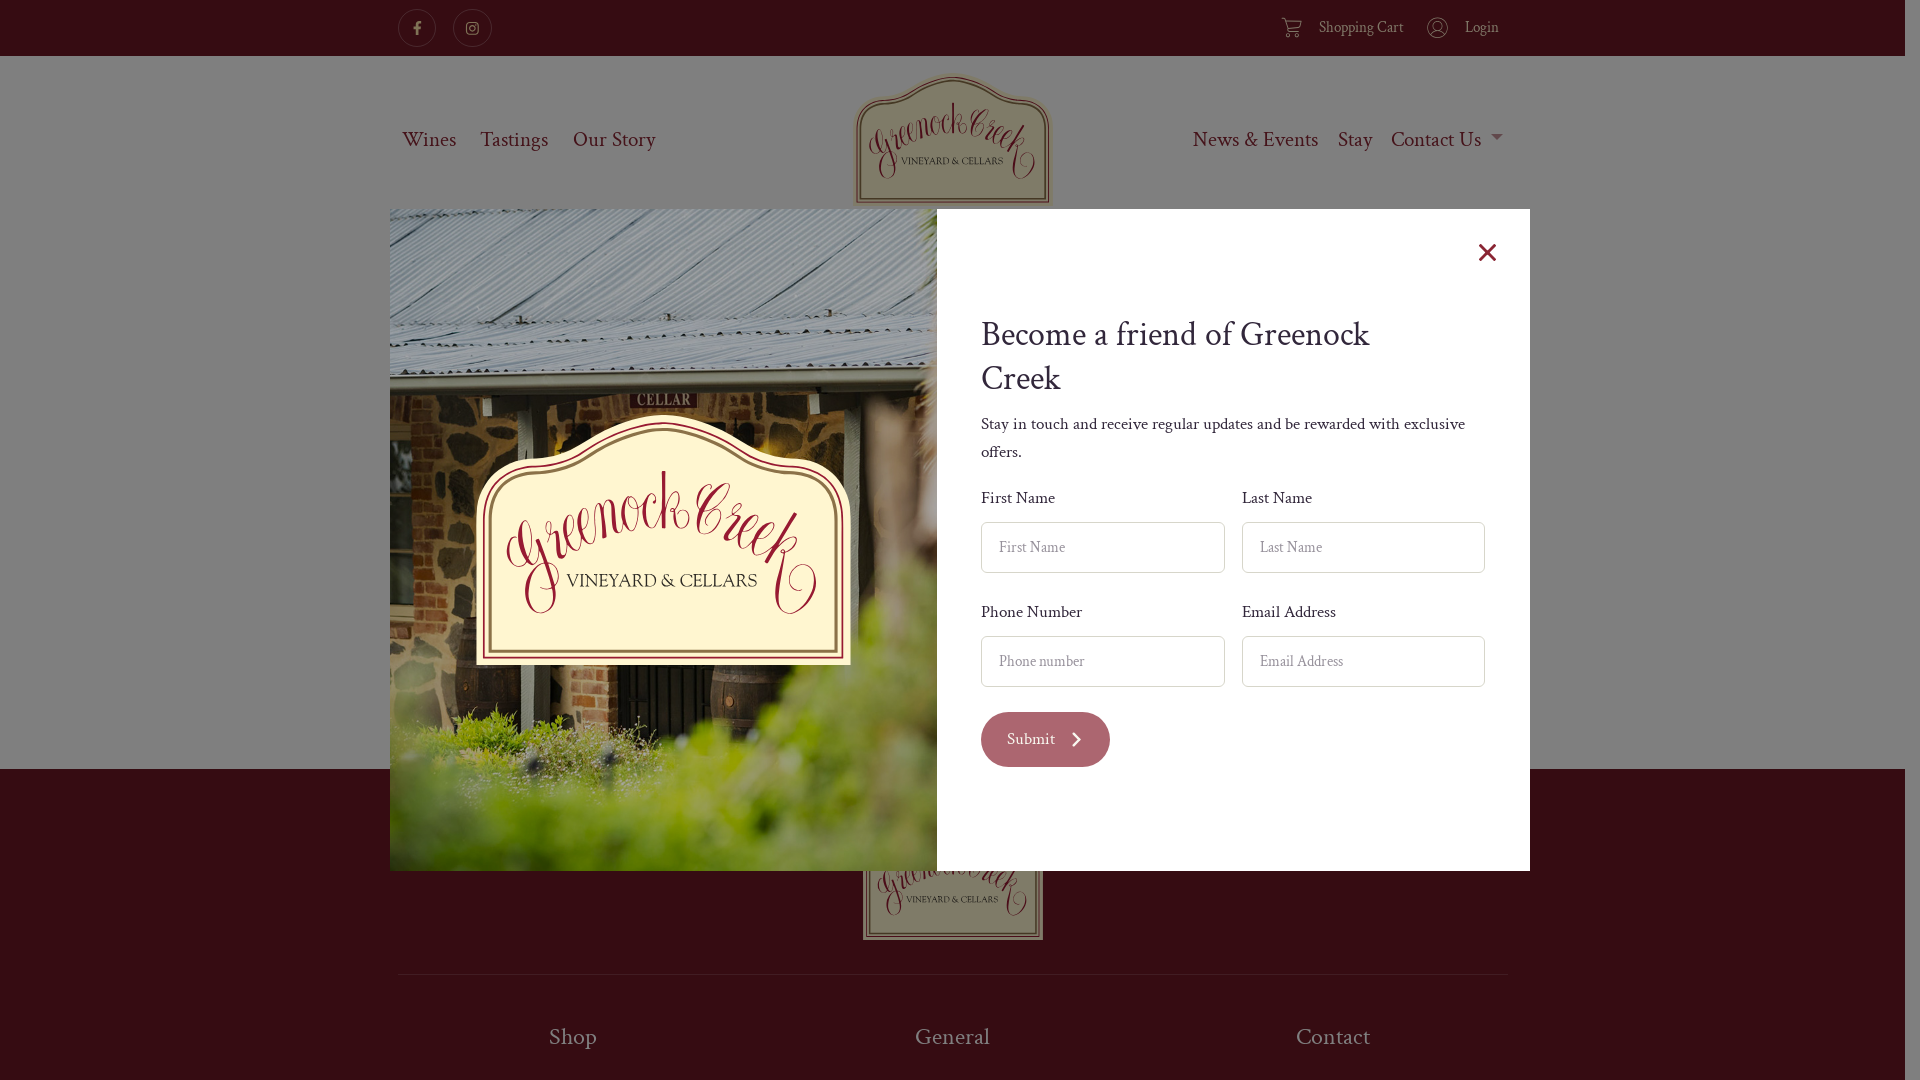  I want to click on 'Contact Us', so click(1446, 138).